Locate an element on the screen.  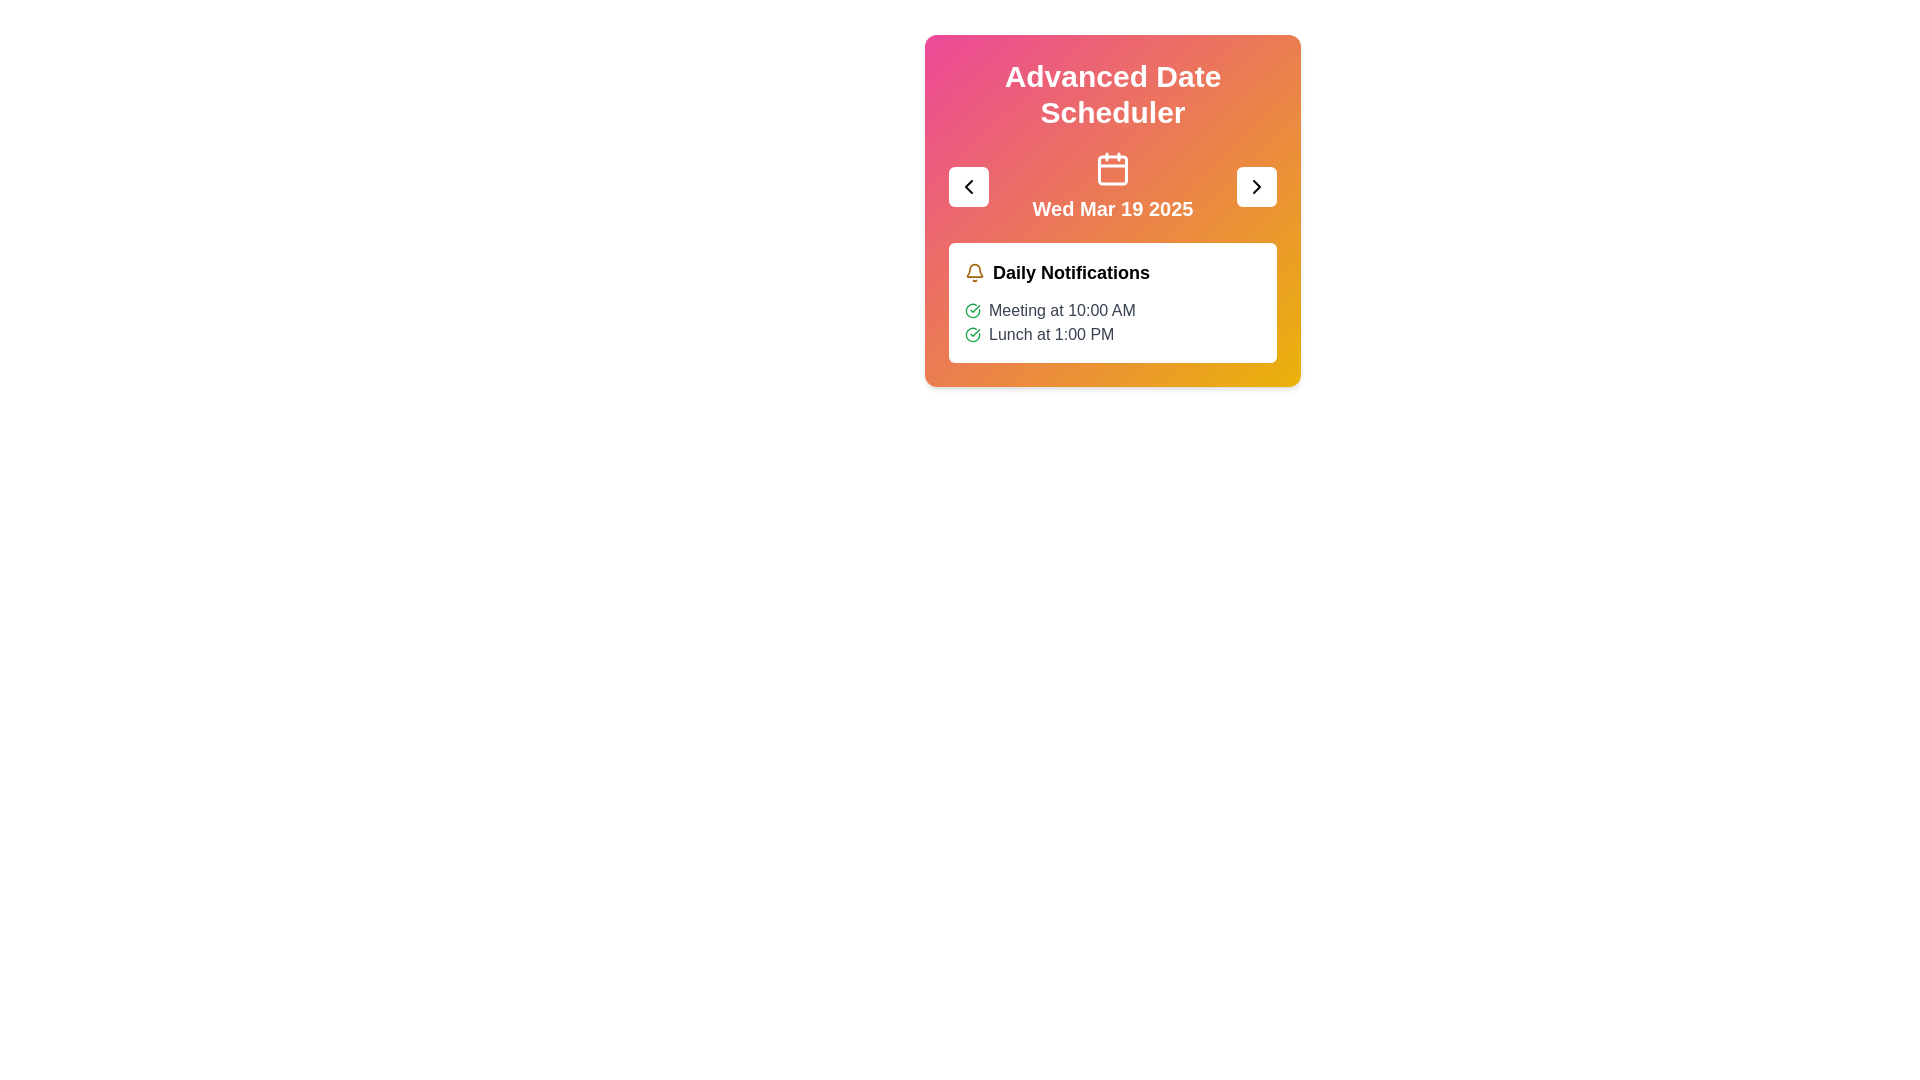
the bell icon located in the 'Daily Notifications' header section, positioned to the left of the label text is located at coordinates (974, 273).